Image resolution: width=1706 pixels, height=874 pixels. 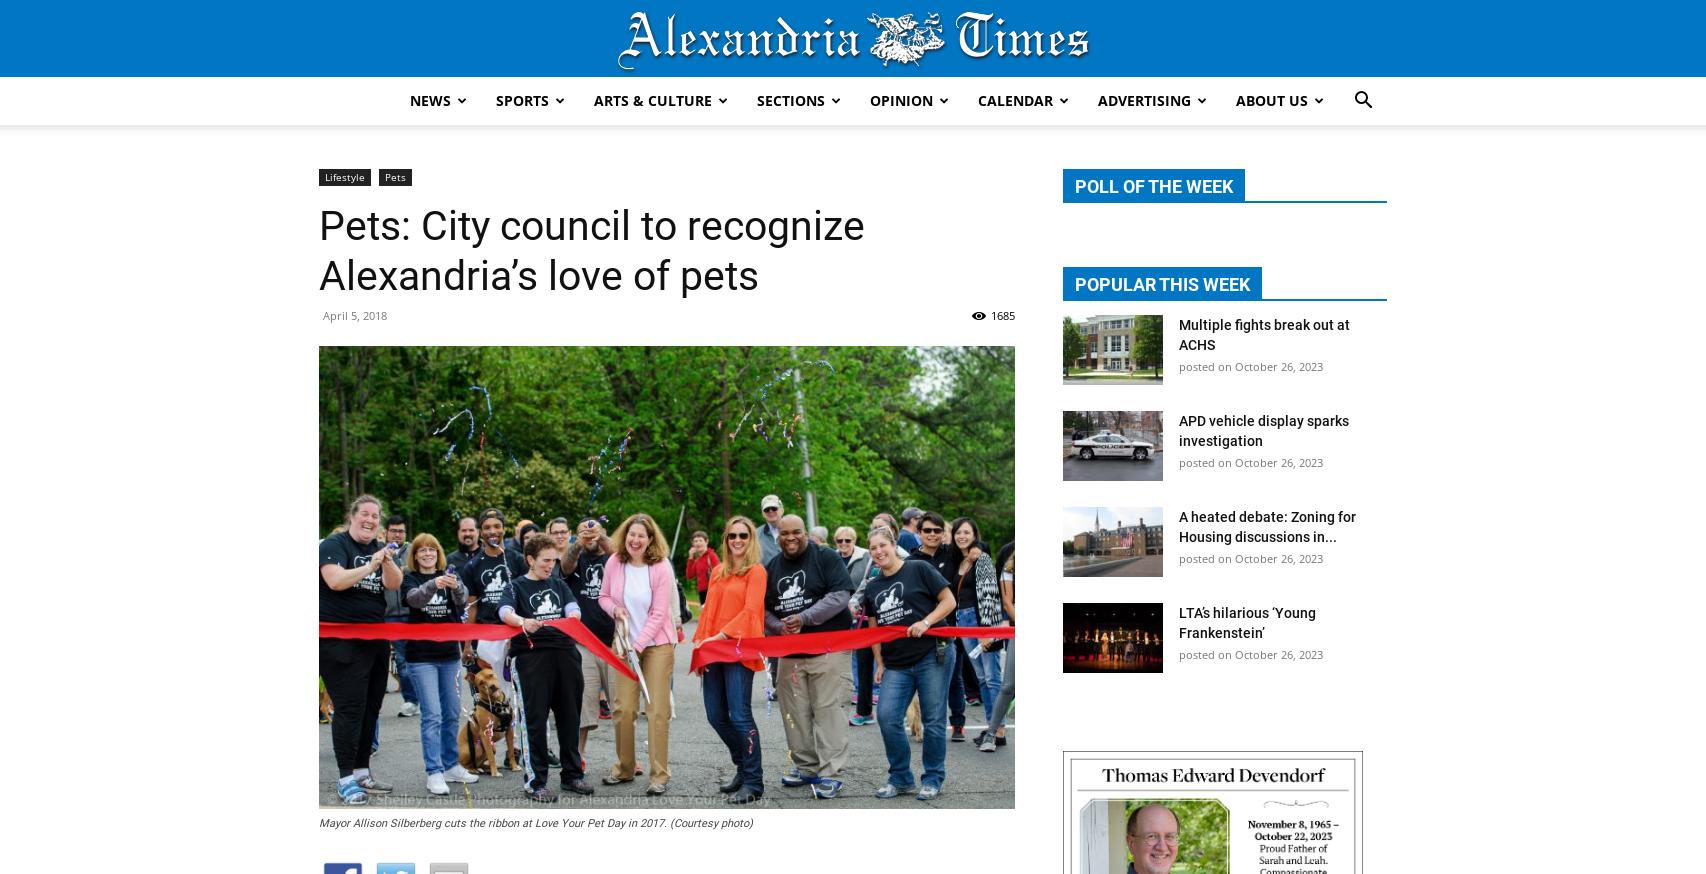 What do you see at coordinates (1264, 333) in the screenshot?
I see `'Multiple fights break out at ACHS'` at bounding box center [1264, 333].